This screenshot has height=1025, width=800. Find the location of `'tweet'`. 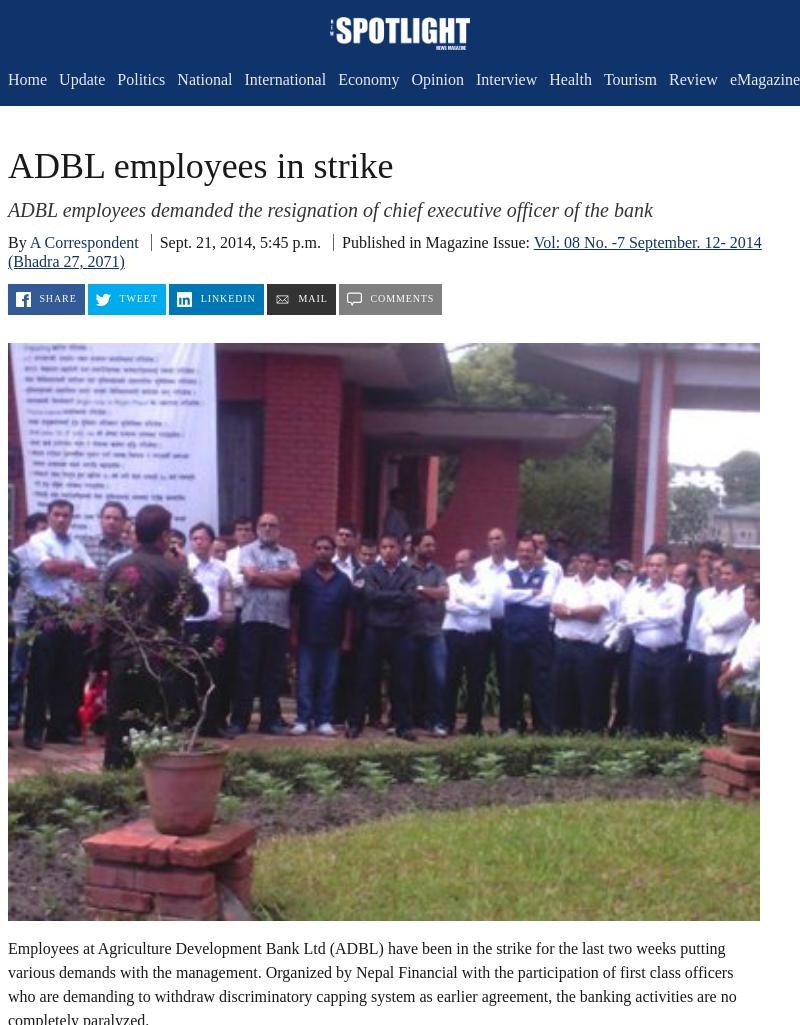

'tweet' is located at coordinates (138, 298).